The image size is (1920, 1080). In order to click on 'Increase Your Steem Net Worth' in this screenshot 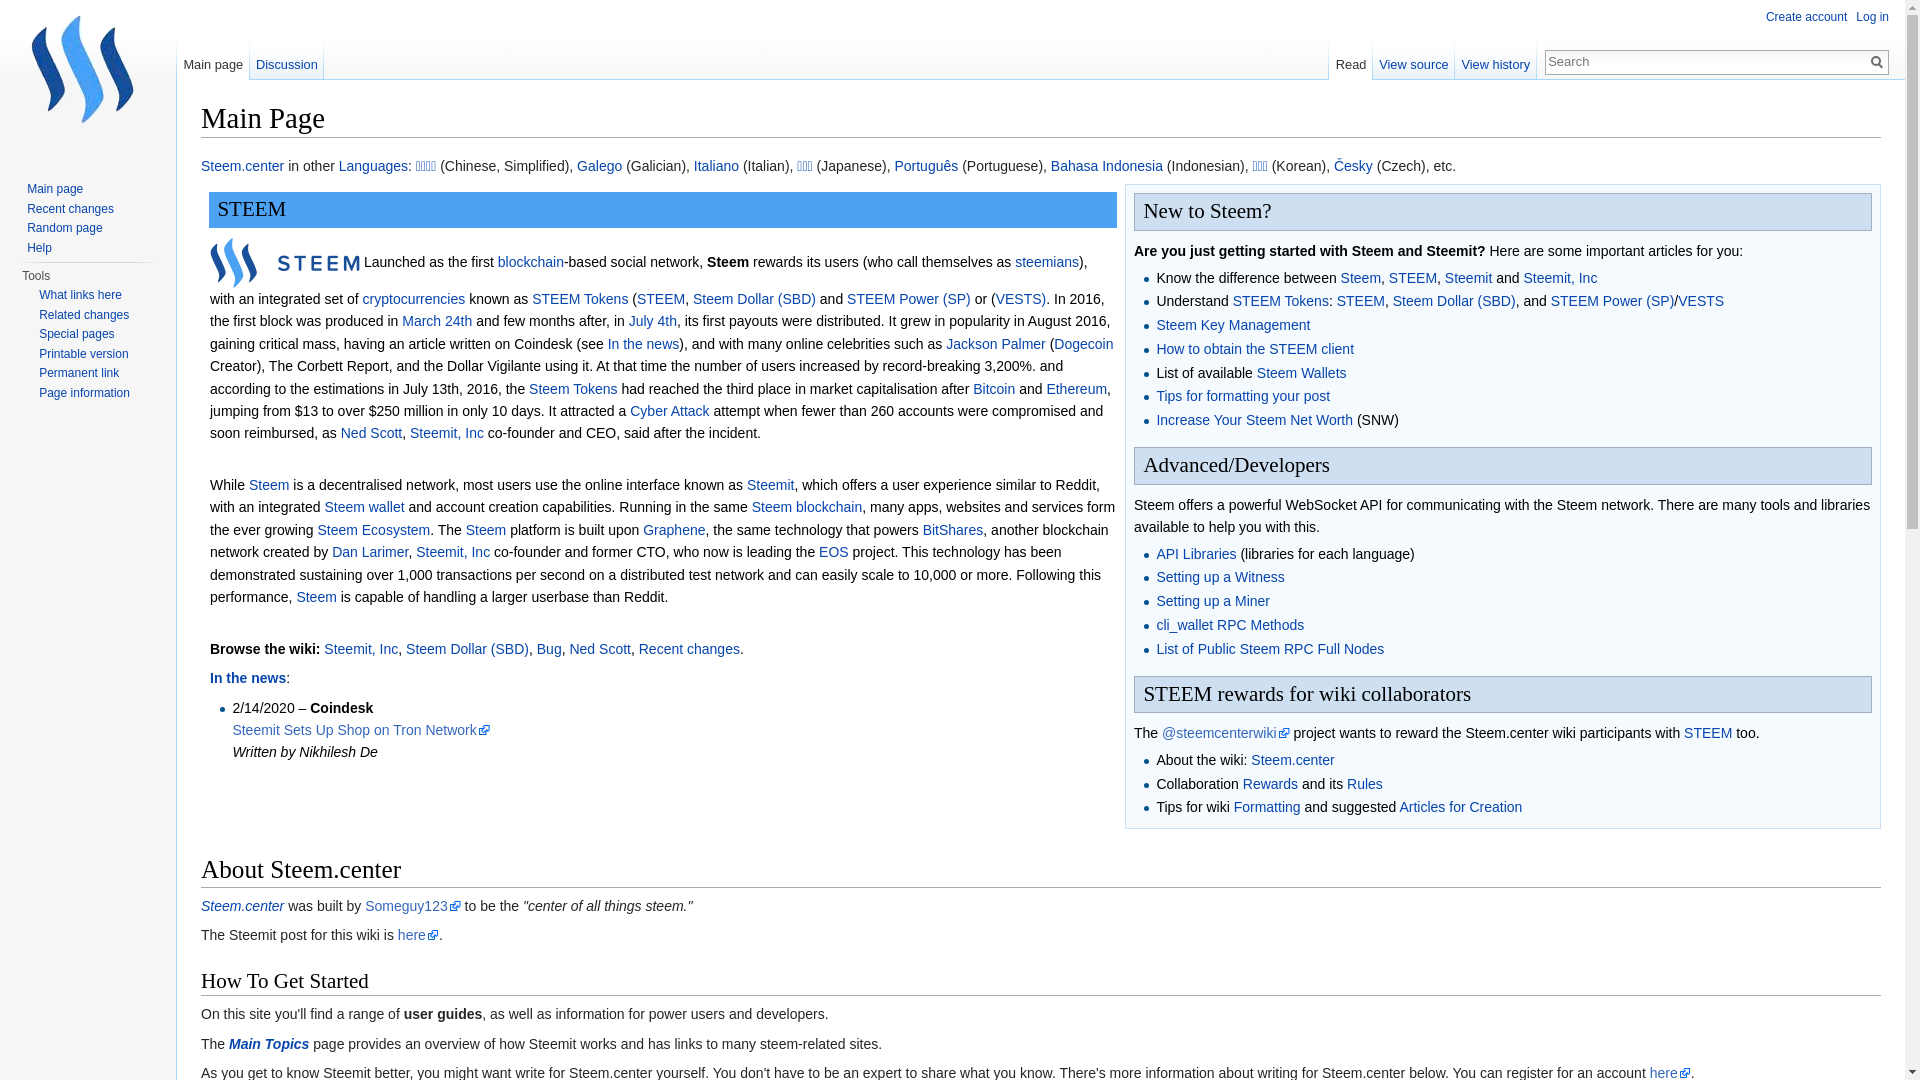, I will do `click(1253, 419)`.